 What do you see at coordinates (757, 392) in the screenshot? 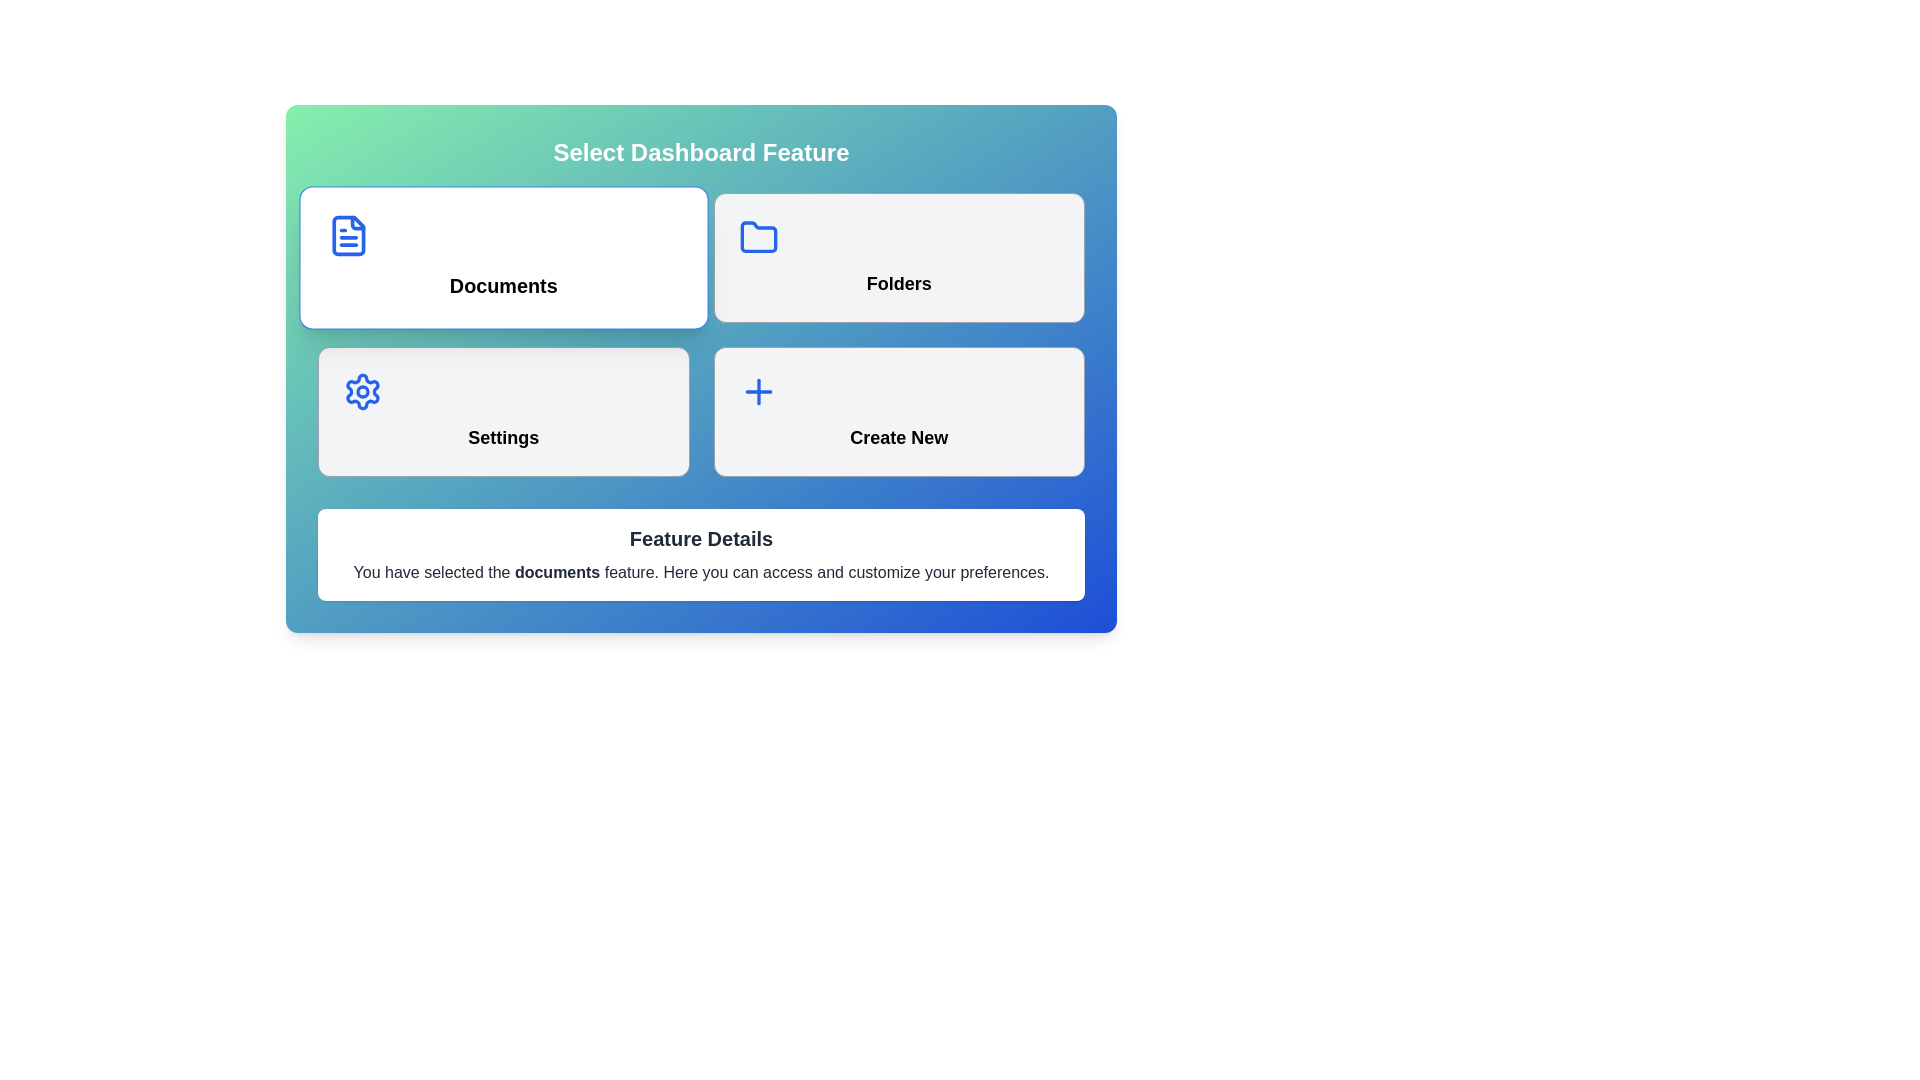
I see `the icon indicating the action to create a new item, located in the top left corner of the 'Create New' area` at bounding box center [757, 392].